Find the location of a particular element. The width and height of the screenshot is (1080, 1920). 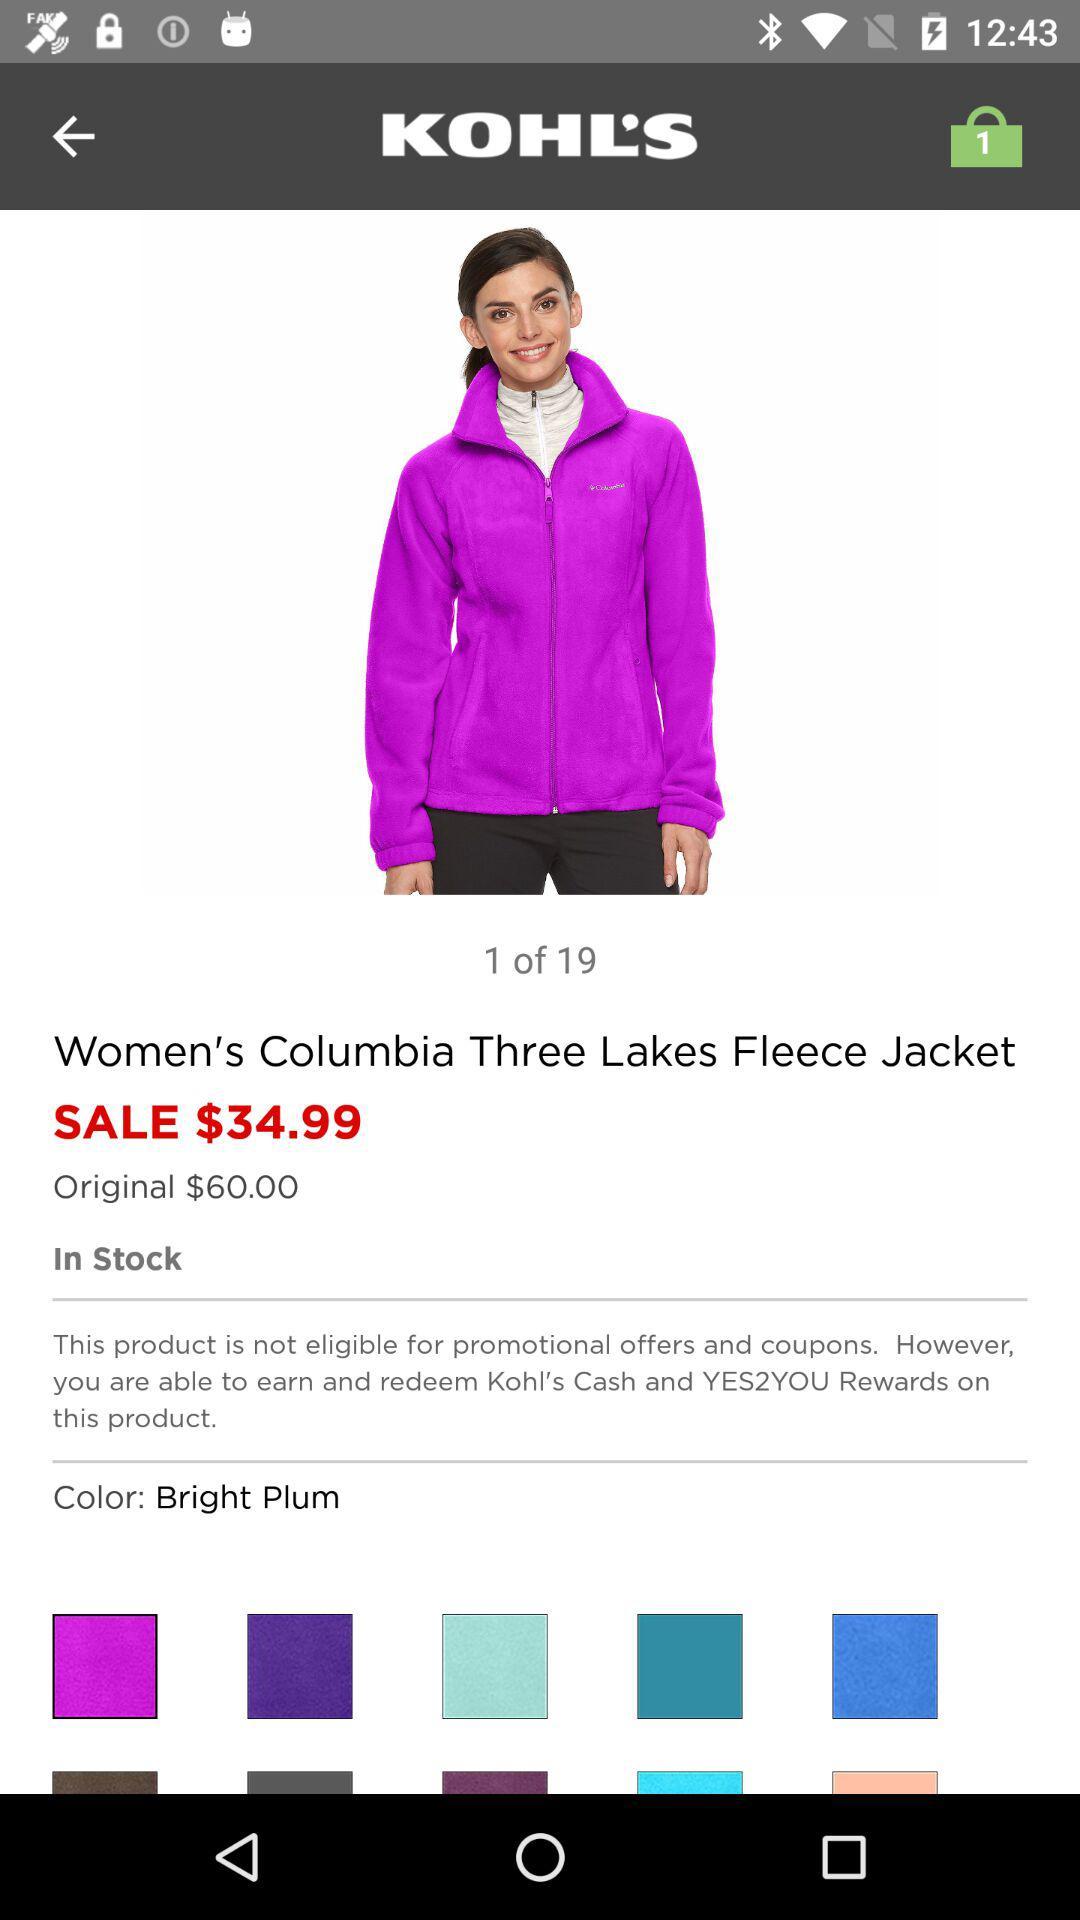

change the color to lighjt blue is located at coordinates (494, 1666).